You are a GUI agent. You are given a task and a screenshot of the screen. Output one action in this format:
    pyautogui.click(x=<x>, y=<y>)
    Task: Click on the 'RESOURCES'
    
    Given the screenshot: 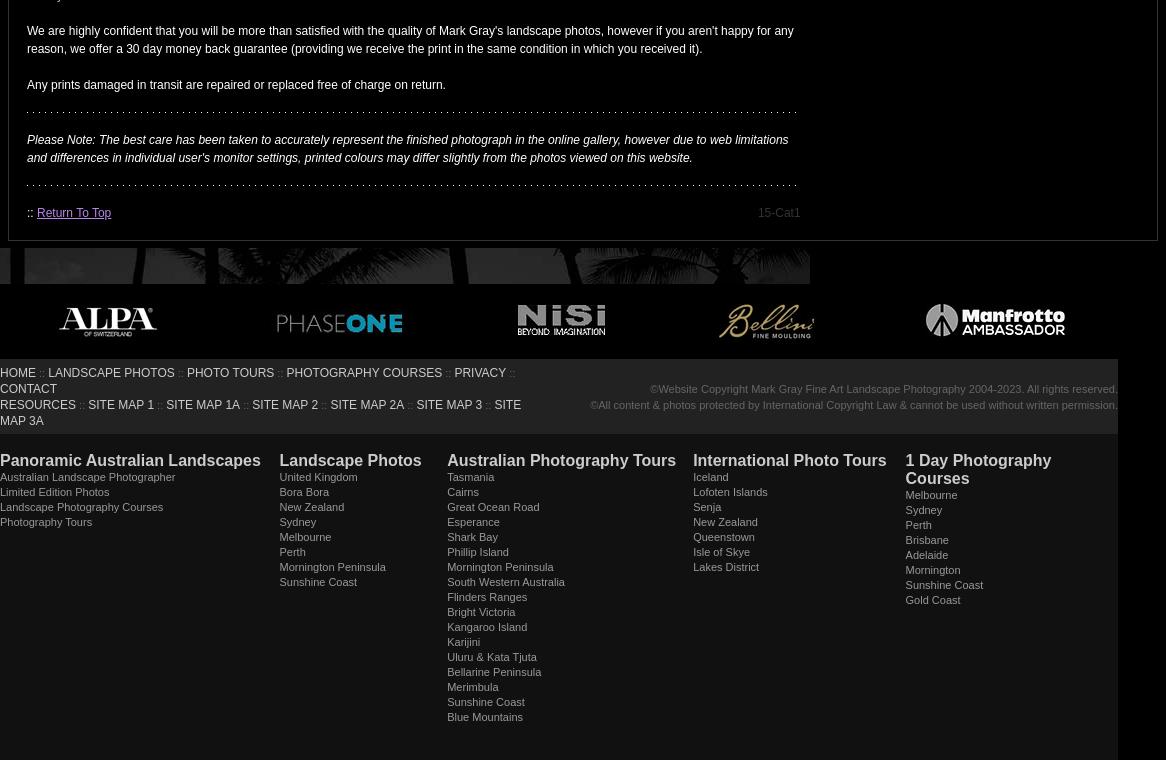 What is the action you would take?
    pyautogui.click(x=0, y=403)
    